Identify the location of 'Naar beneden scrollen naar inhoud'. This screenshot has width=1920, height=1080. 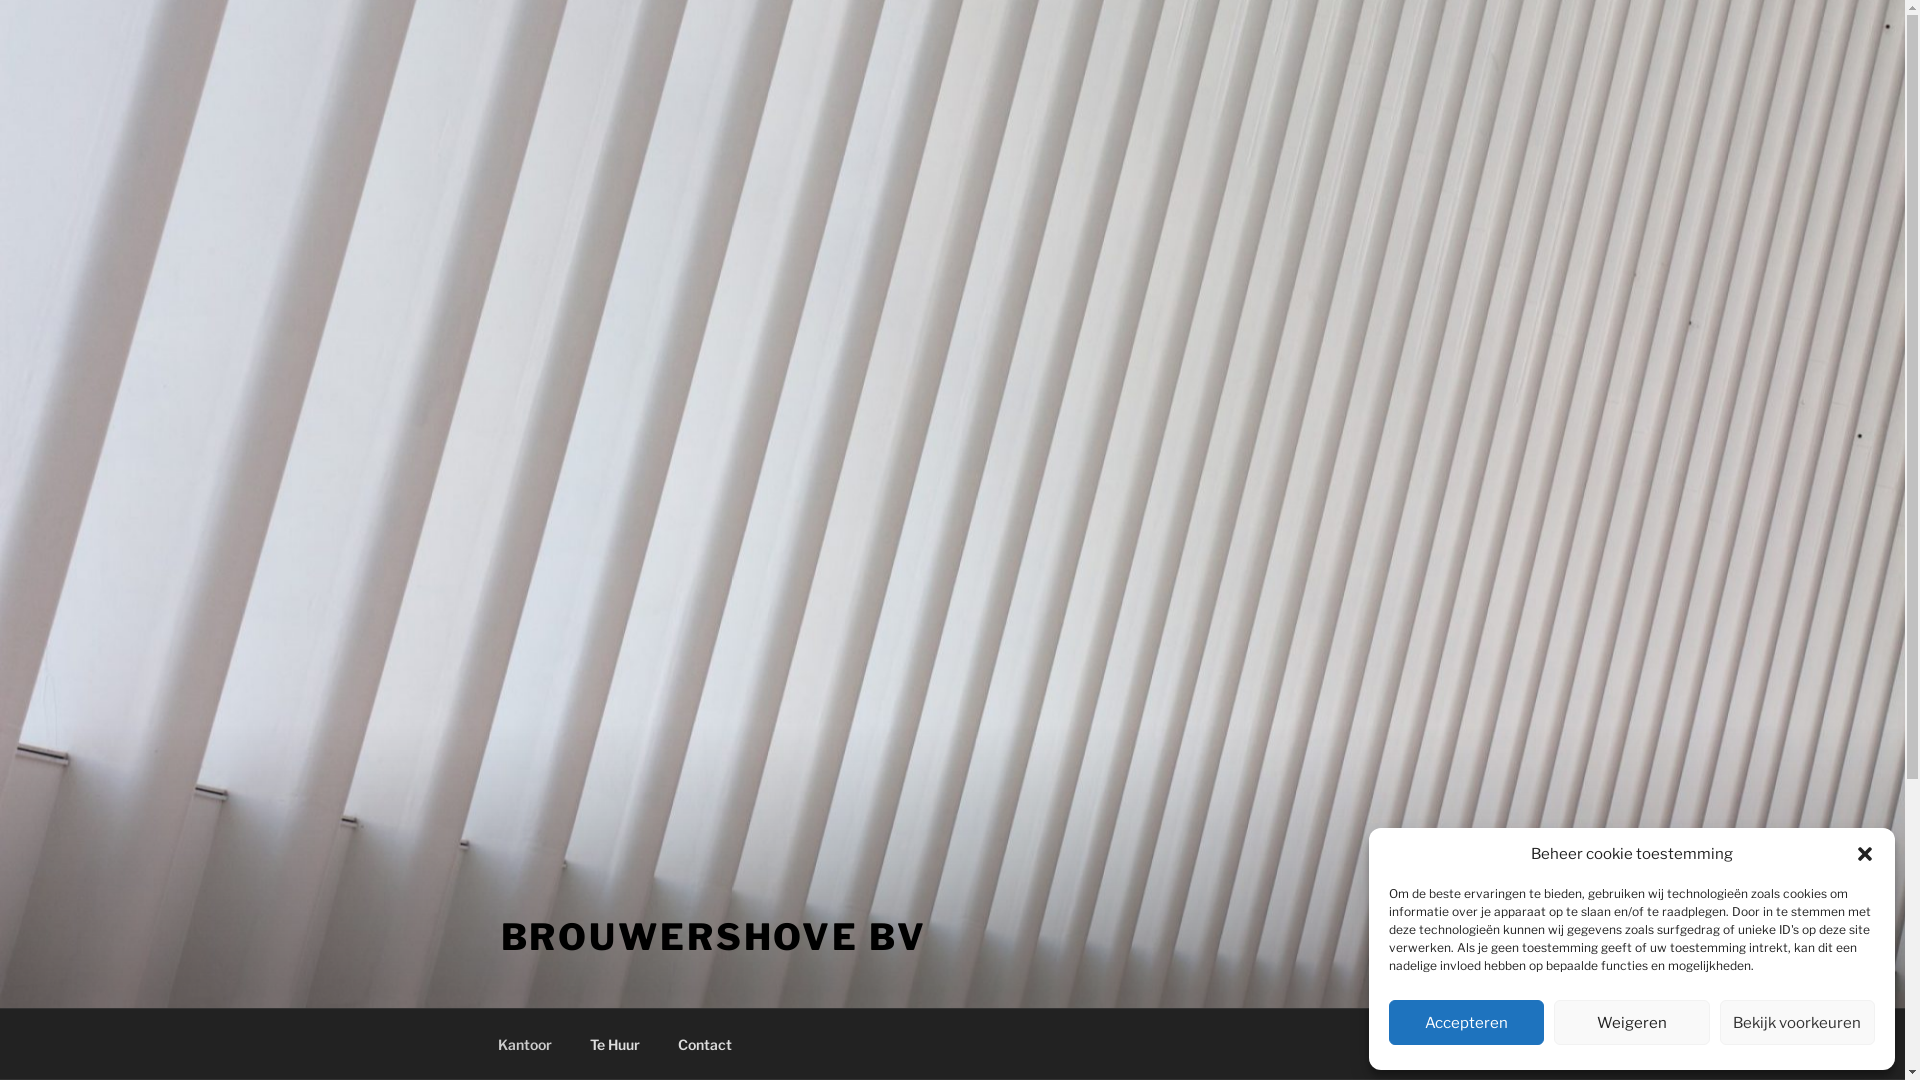
(1428, 1042).